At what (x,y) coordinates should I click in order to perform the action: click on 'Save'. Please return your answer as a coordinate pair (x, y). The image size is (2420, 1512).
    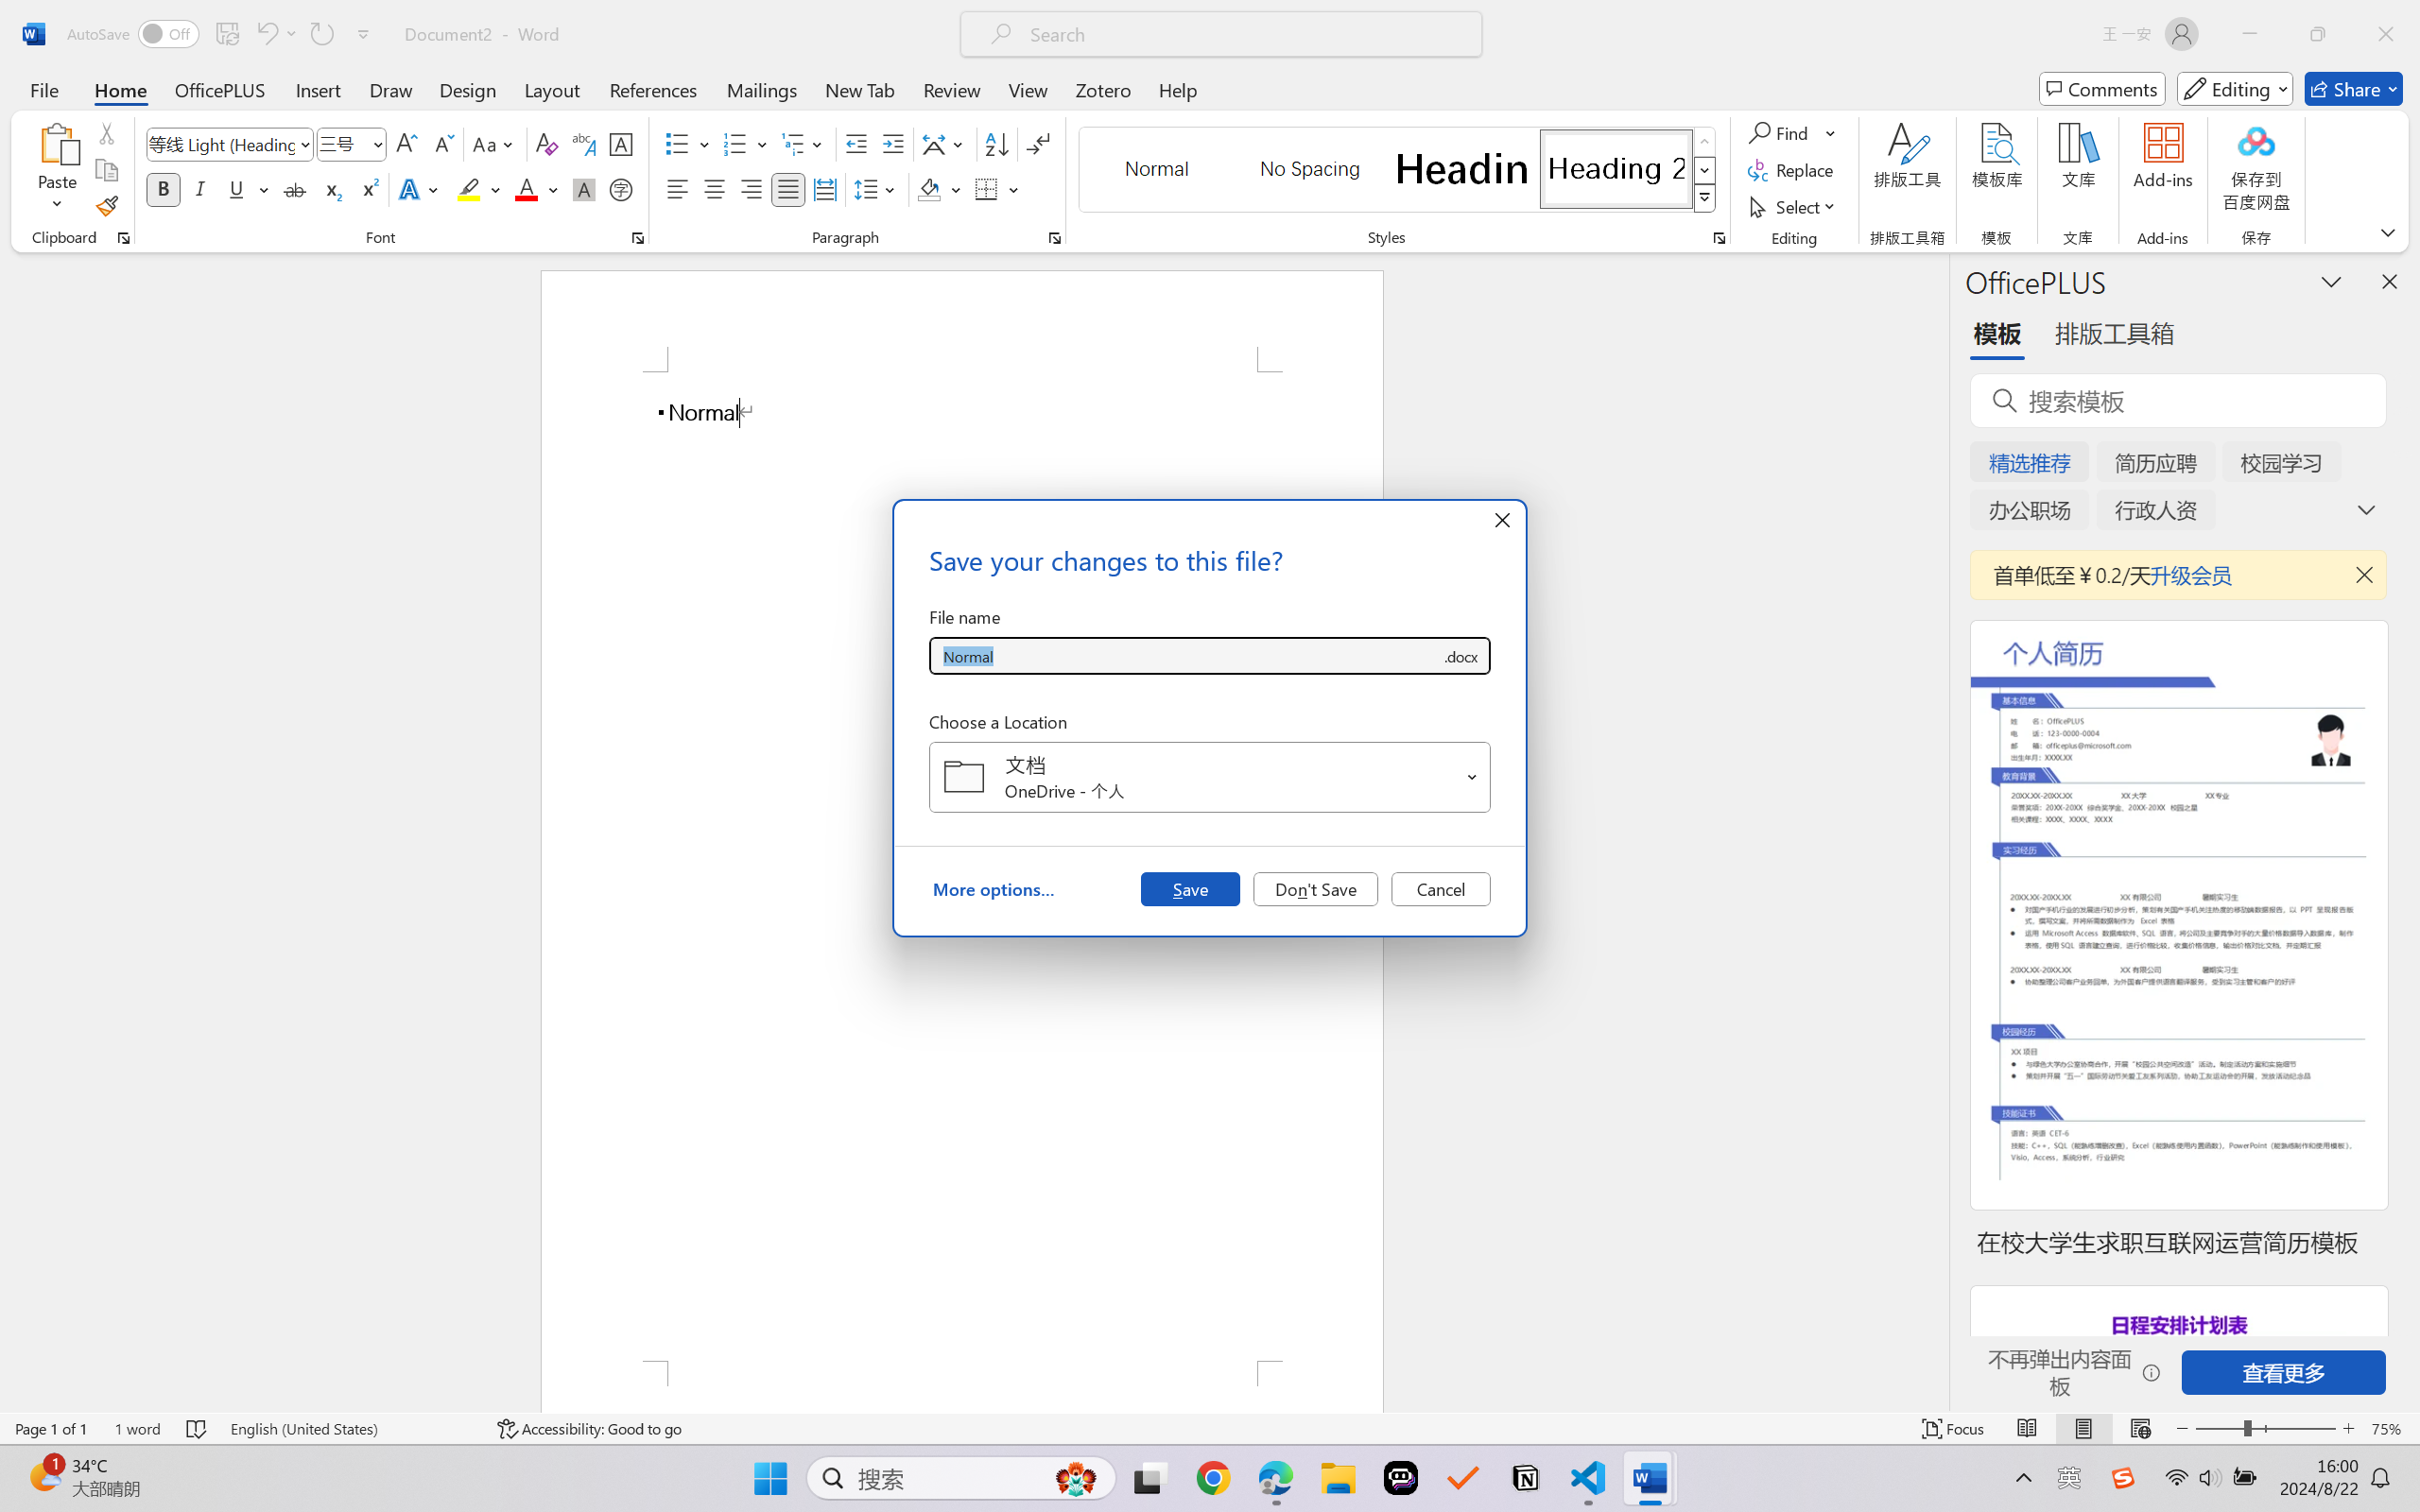
    Looking at the image, I should click on (1188, 887).